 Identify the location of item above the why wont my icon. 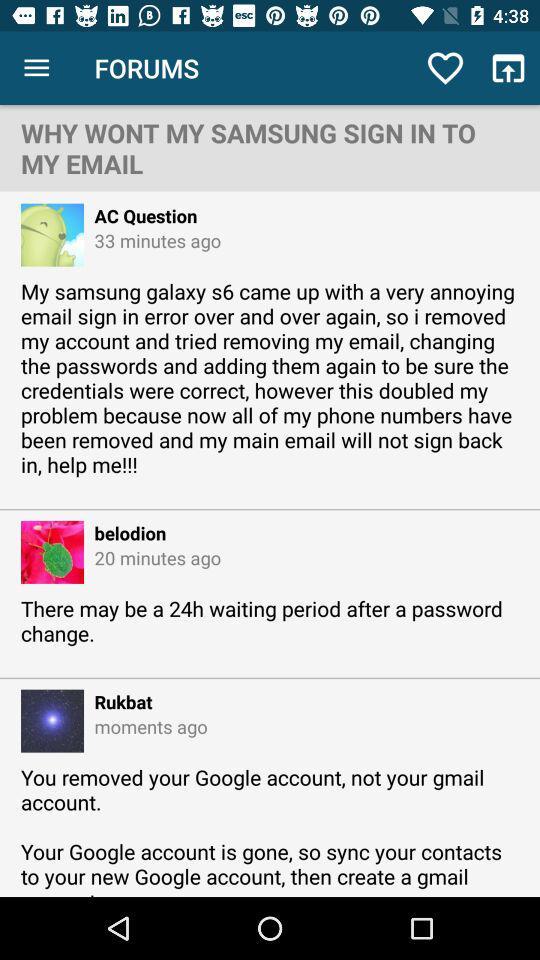
(445, 68).